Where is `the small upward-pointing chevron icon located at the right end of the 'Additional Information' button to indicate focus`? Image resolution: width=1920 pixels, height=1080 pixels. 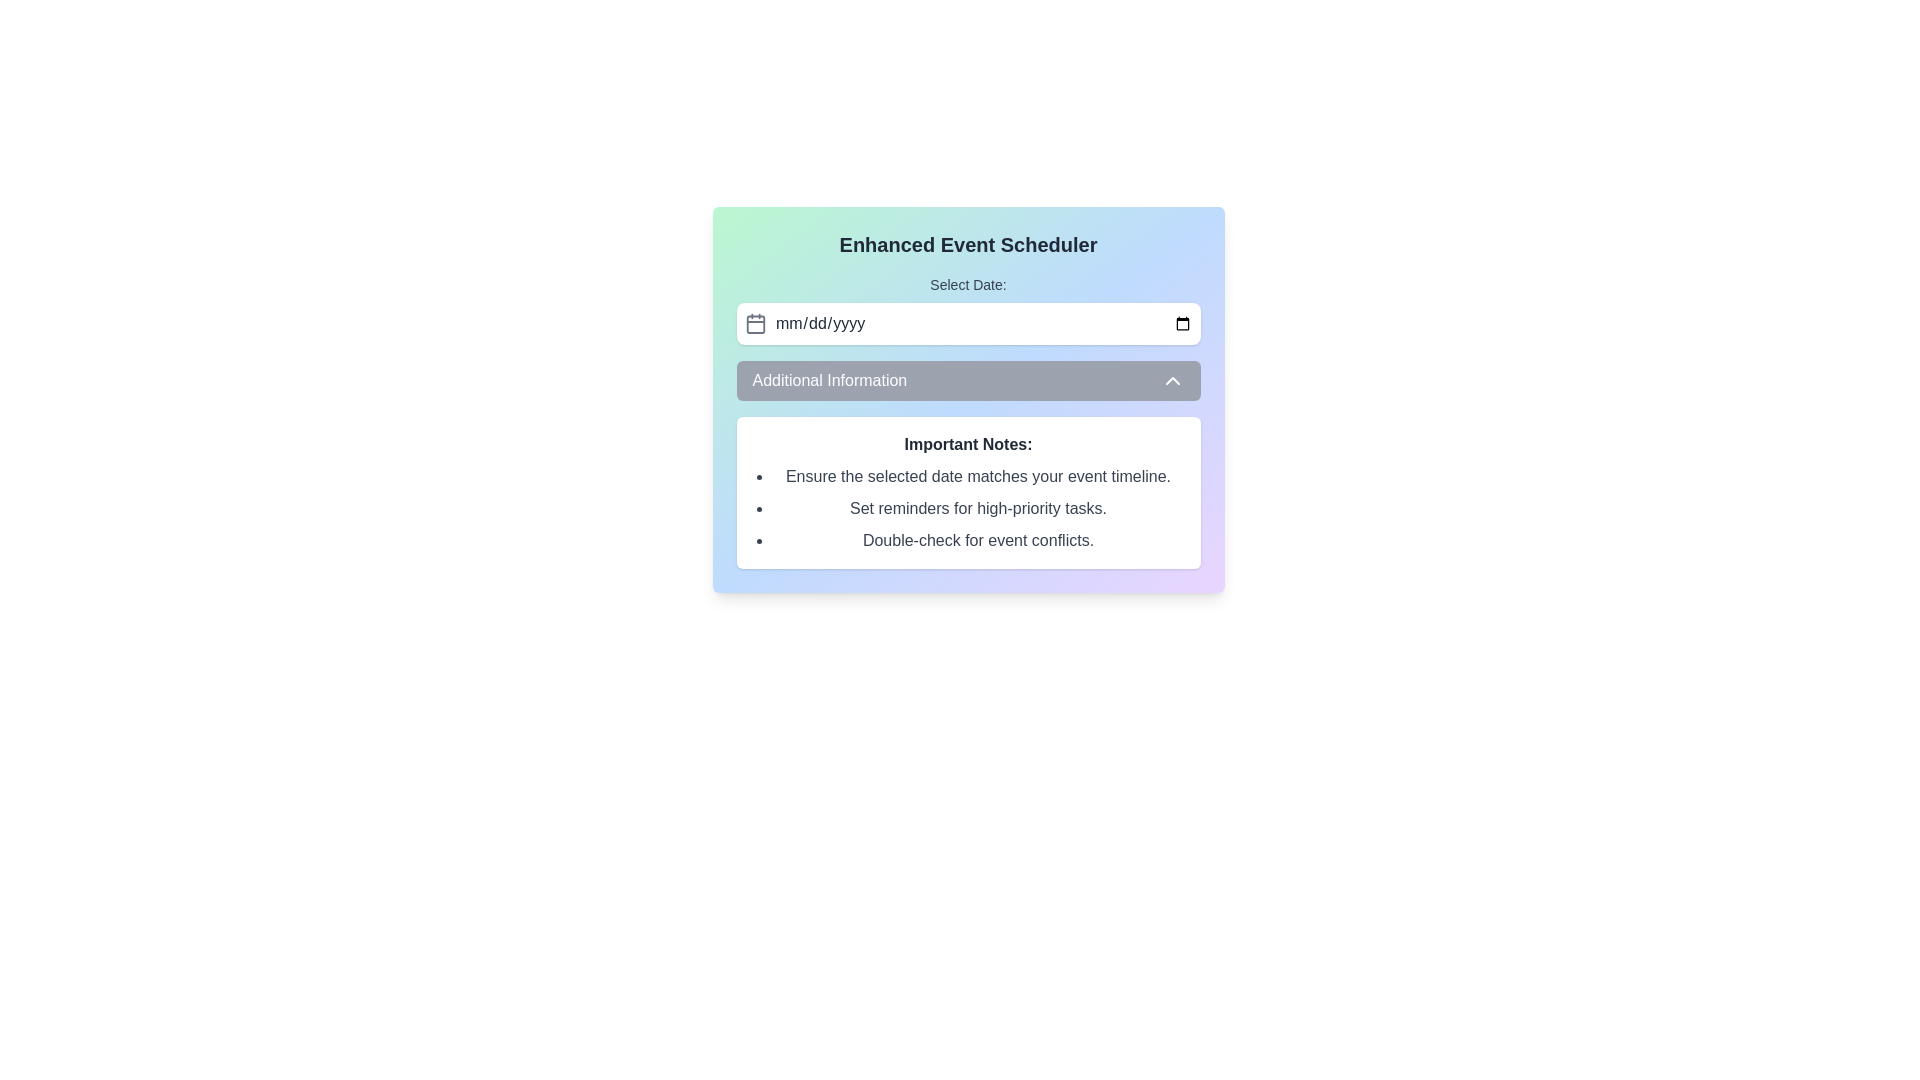
the small upward-pointing chevron icon located at the right end of the 'Additional Information' button to indicate focus is located at coordinates (1172, 381).